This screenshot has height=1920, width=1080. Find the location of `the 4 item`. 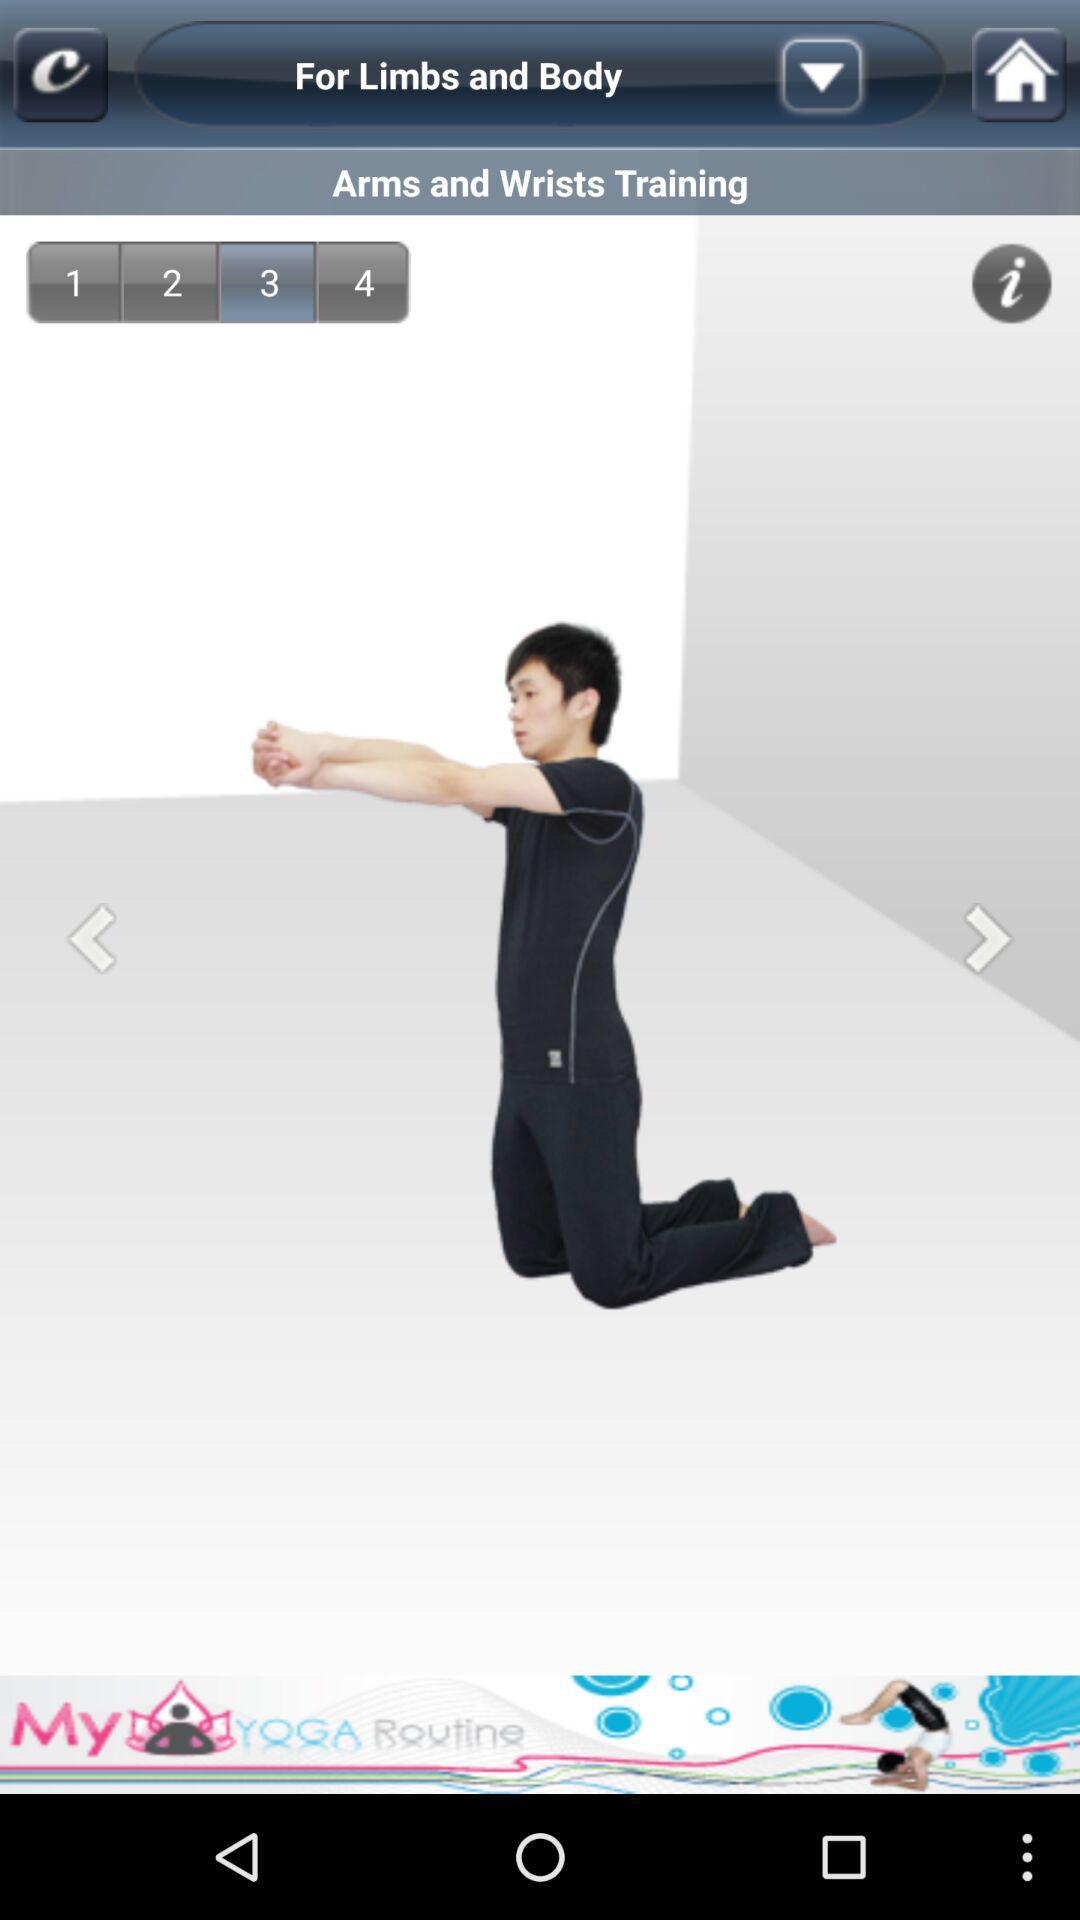

the 4 item is located at coordinates (364, 281).